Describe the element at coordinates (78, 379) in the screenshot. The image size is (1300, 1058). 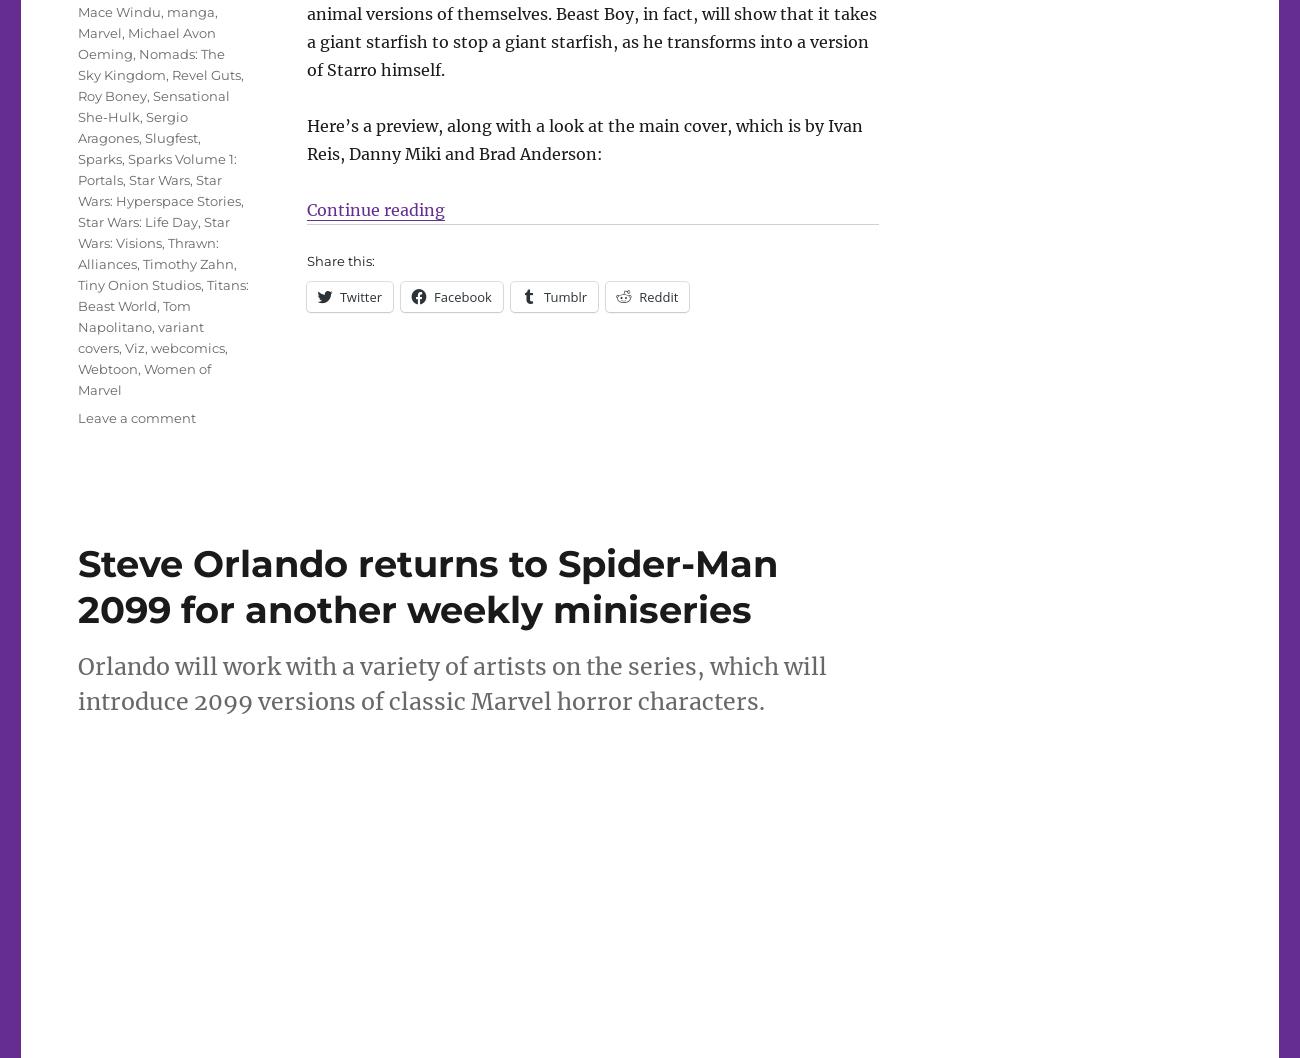
I see `'Women of Marvel'` at that location.